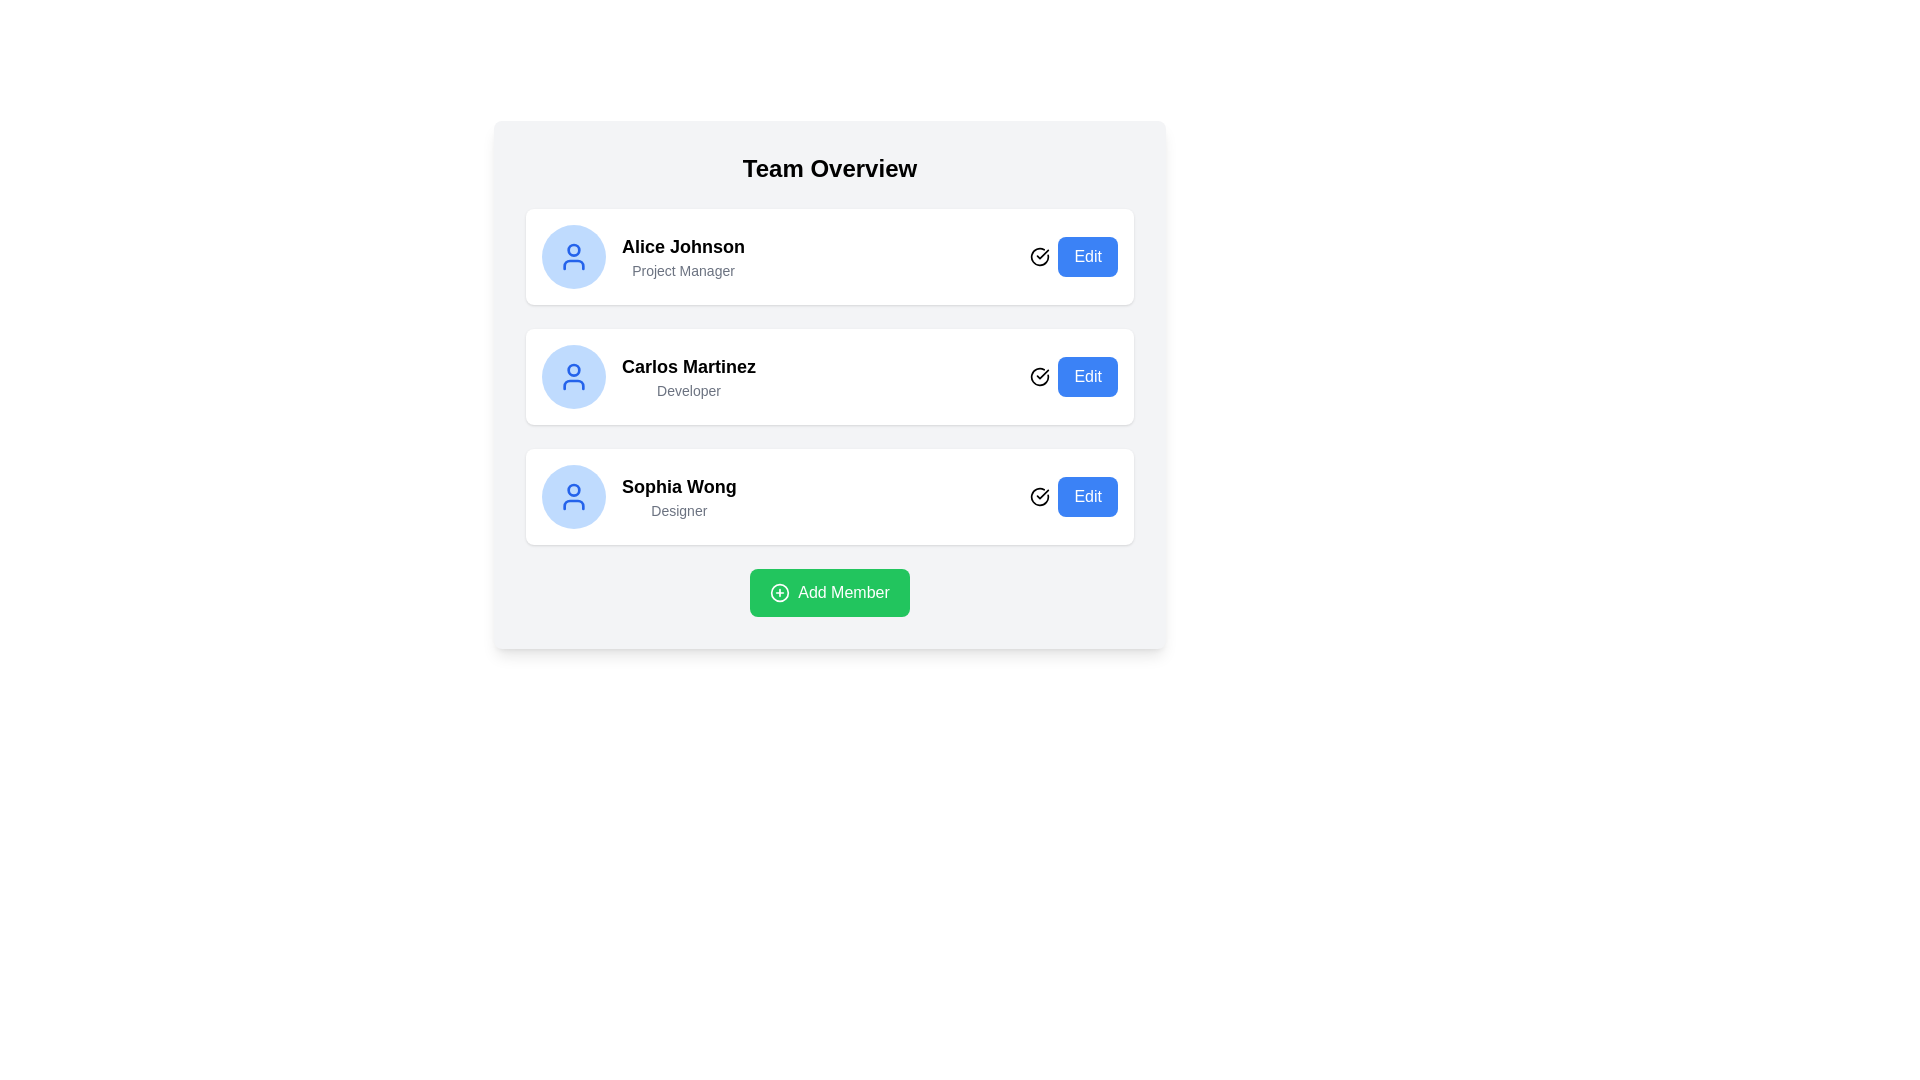  I want to click on the Text label displaying the name 'Carlos Martinez' in the second profile card, which is positioned above the subtitle 'Developer' and below 'Alice Johnson', so click(689, 366).